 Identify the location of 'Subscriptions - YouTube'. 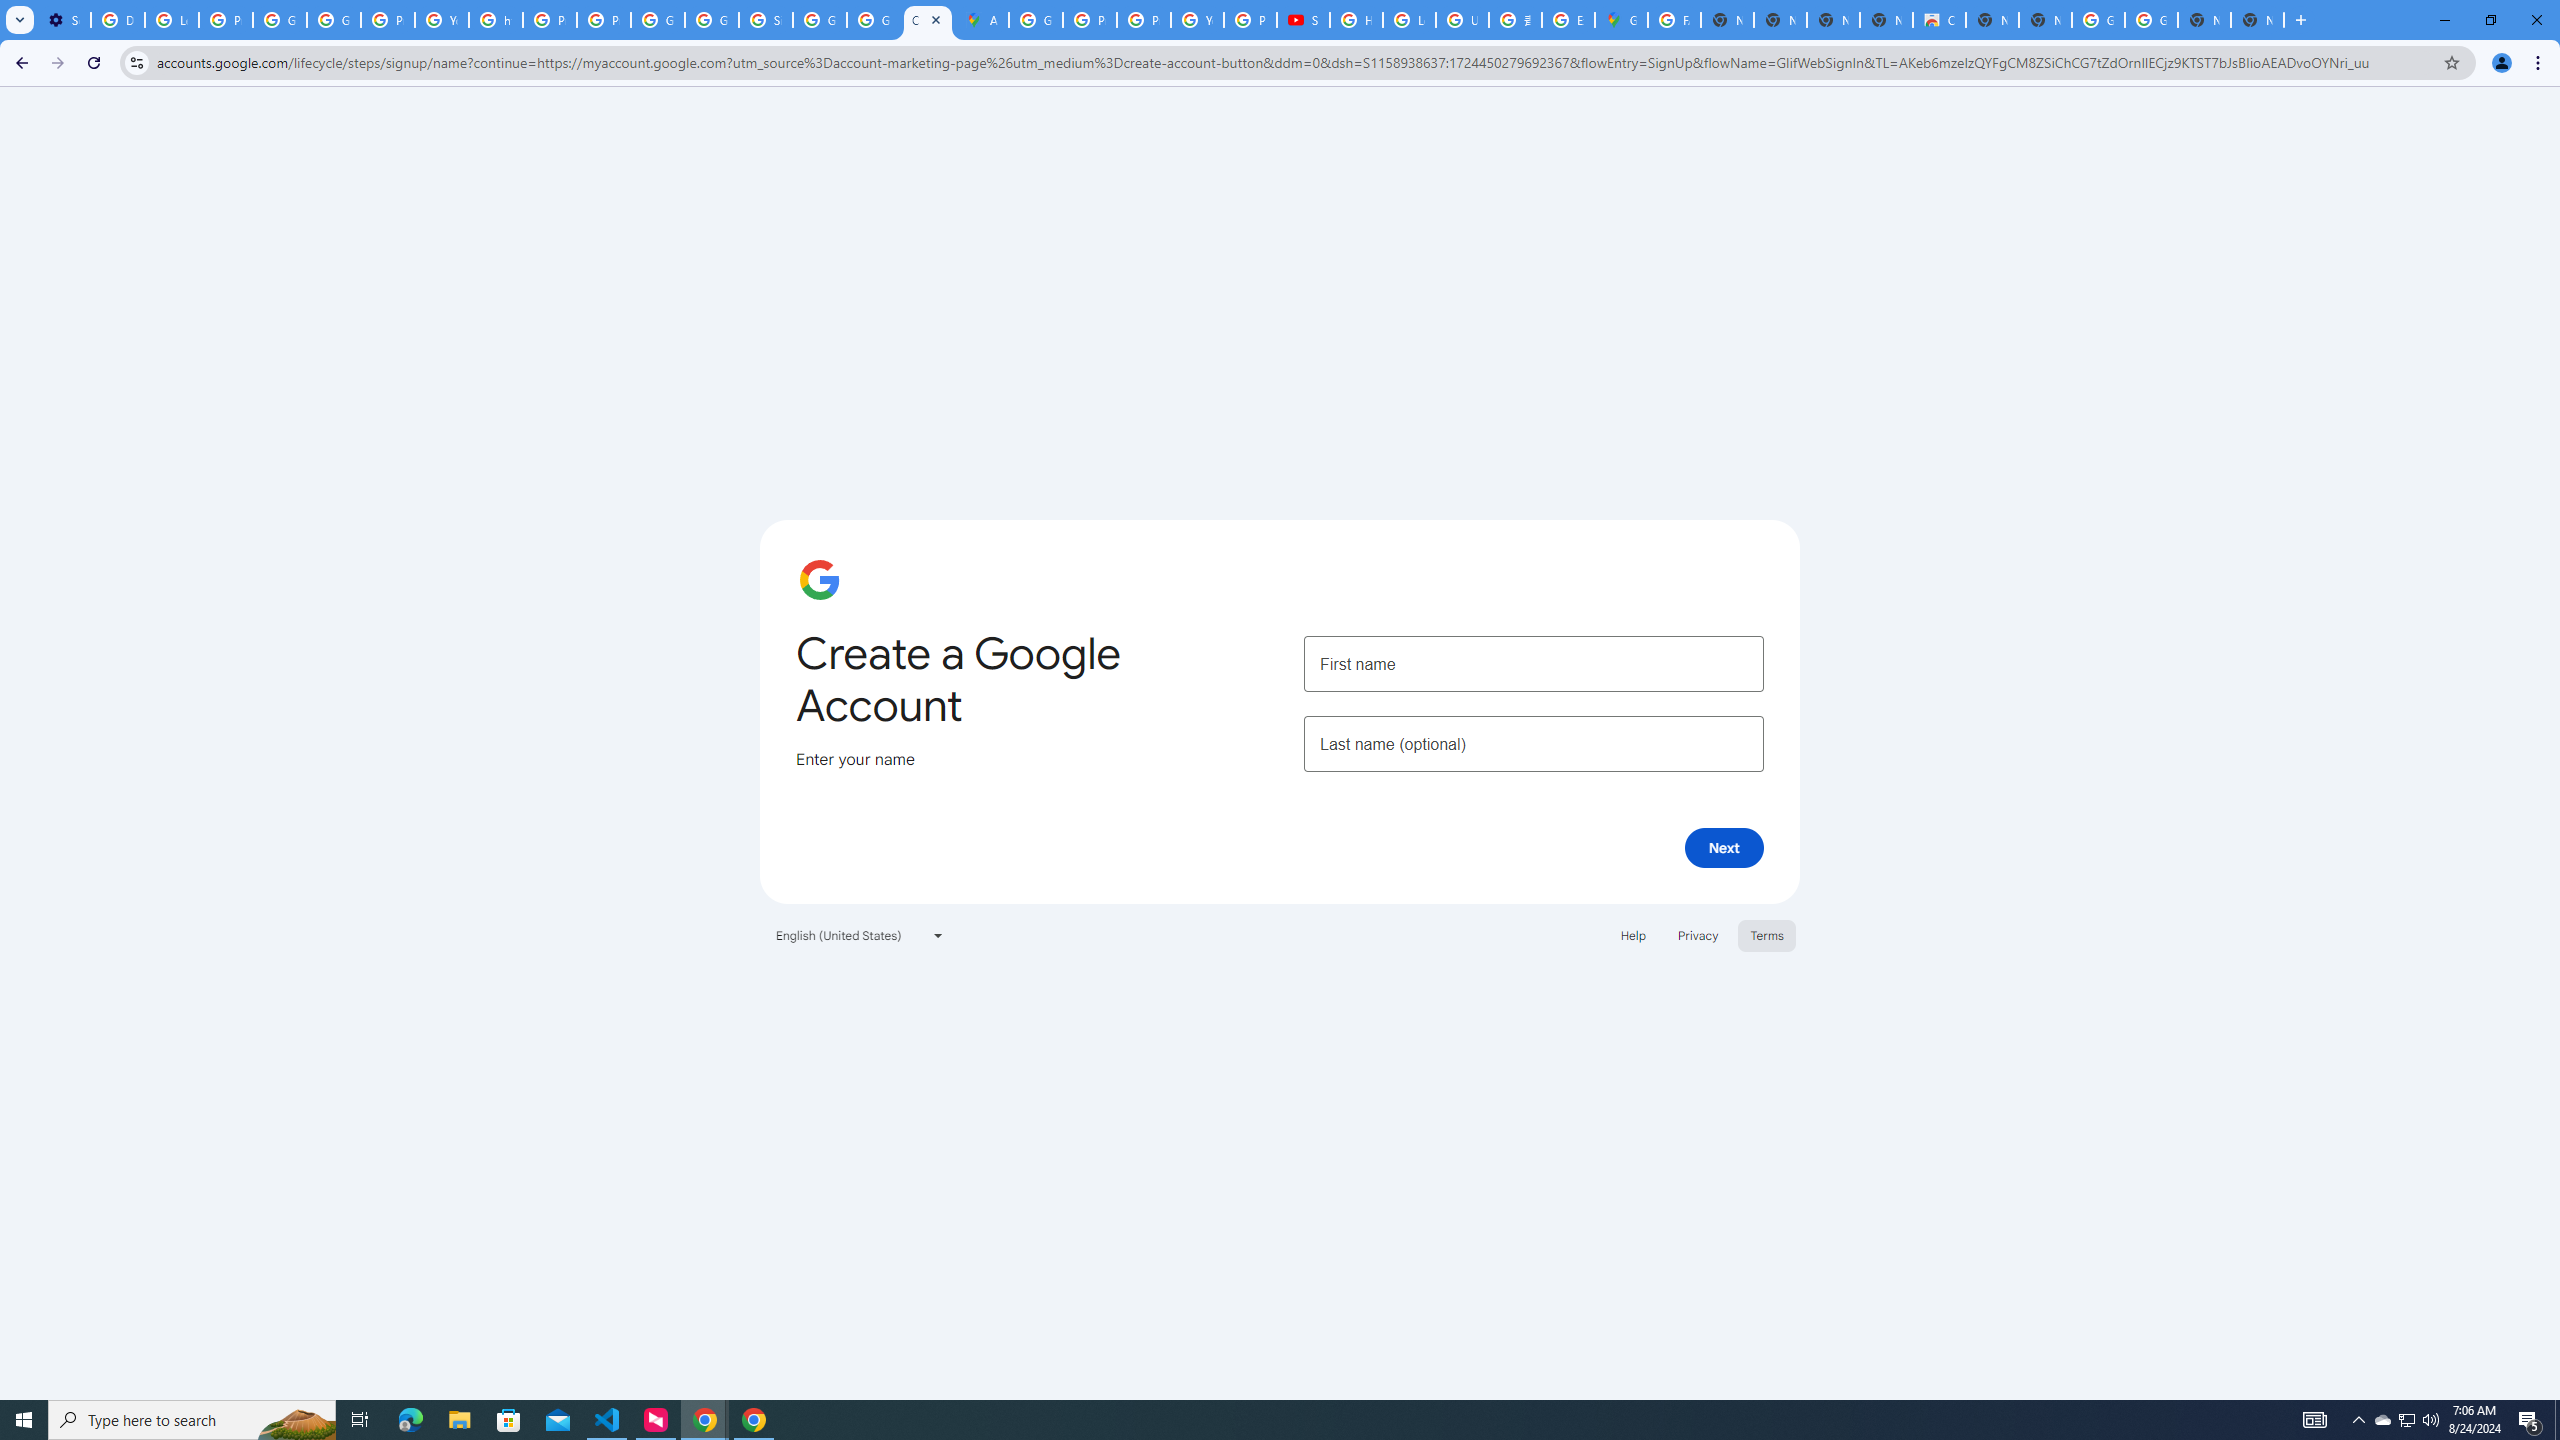
(1303, 19).